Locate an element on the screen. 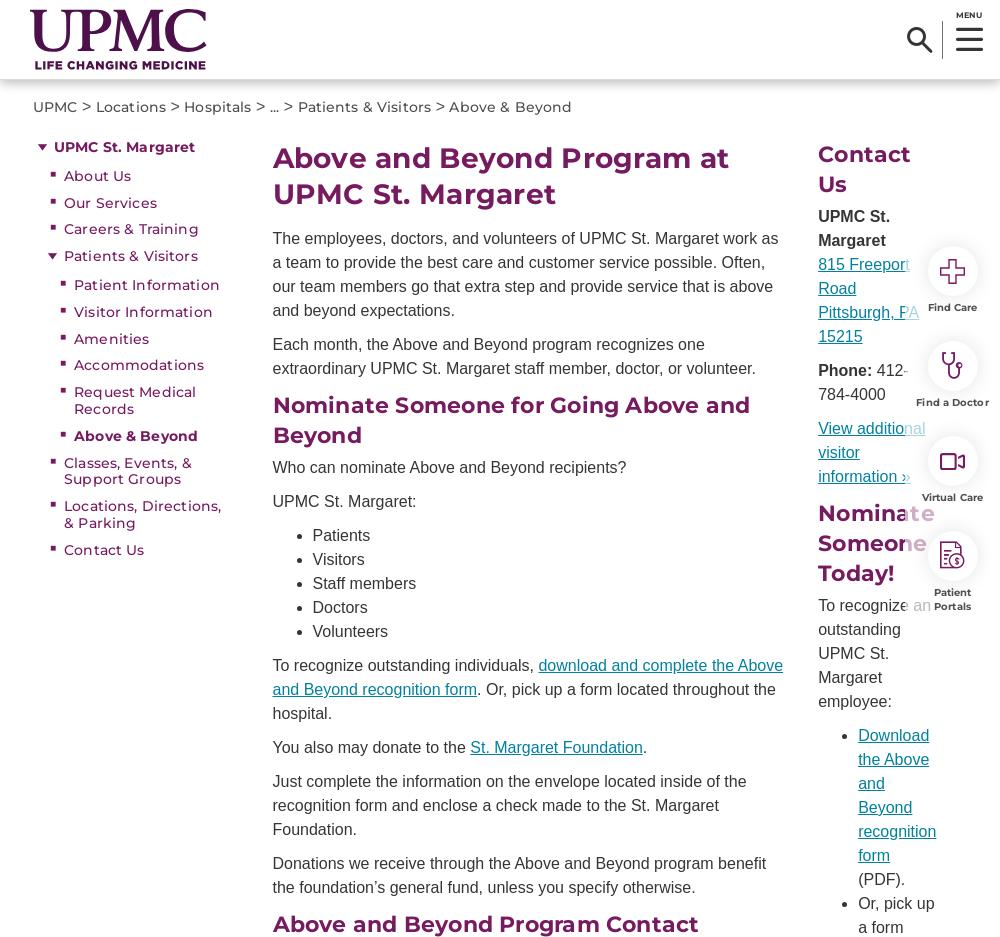  'Above & Beyond' is located at coordinates (510, 106).